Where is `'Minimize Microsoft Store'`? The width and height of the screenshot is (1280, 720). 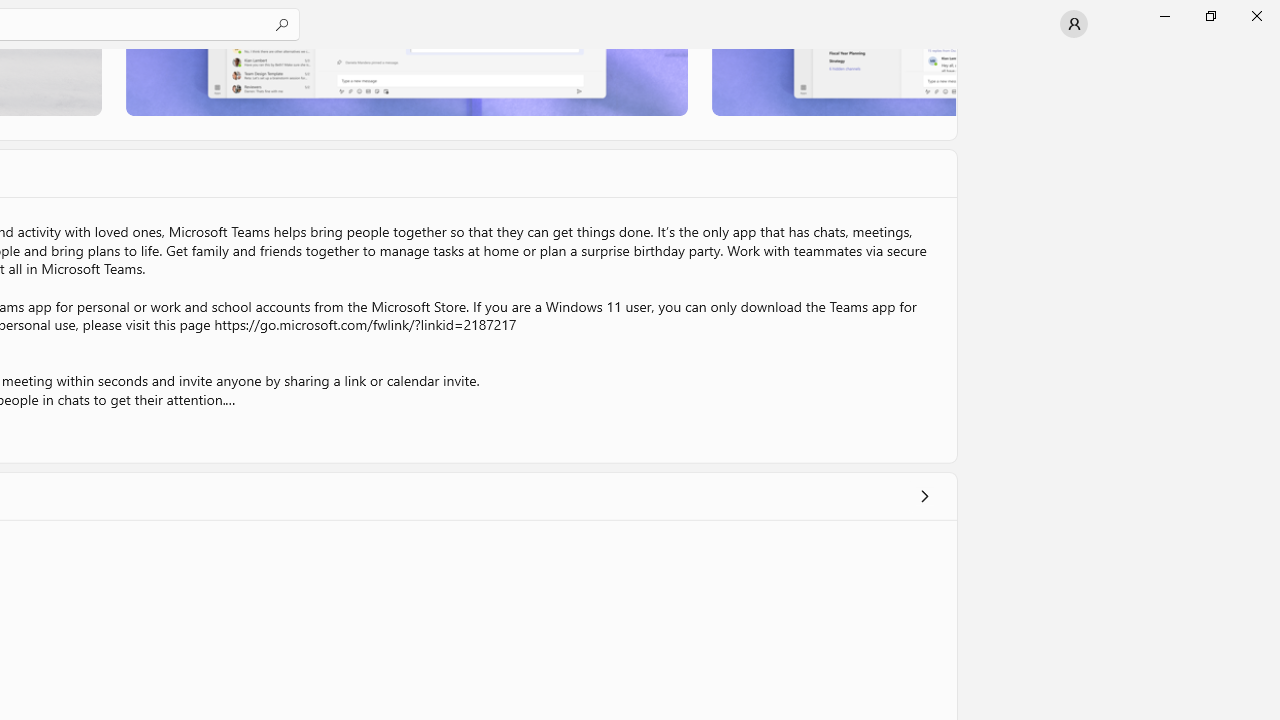
'Minimize Microsoft Store' is located at coordinates (1164, 15).